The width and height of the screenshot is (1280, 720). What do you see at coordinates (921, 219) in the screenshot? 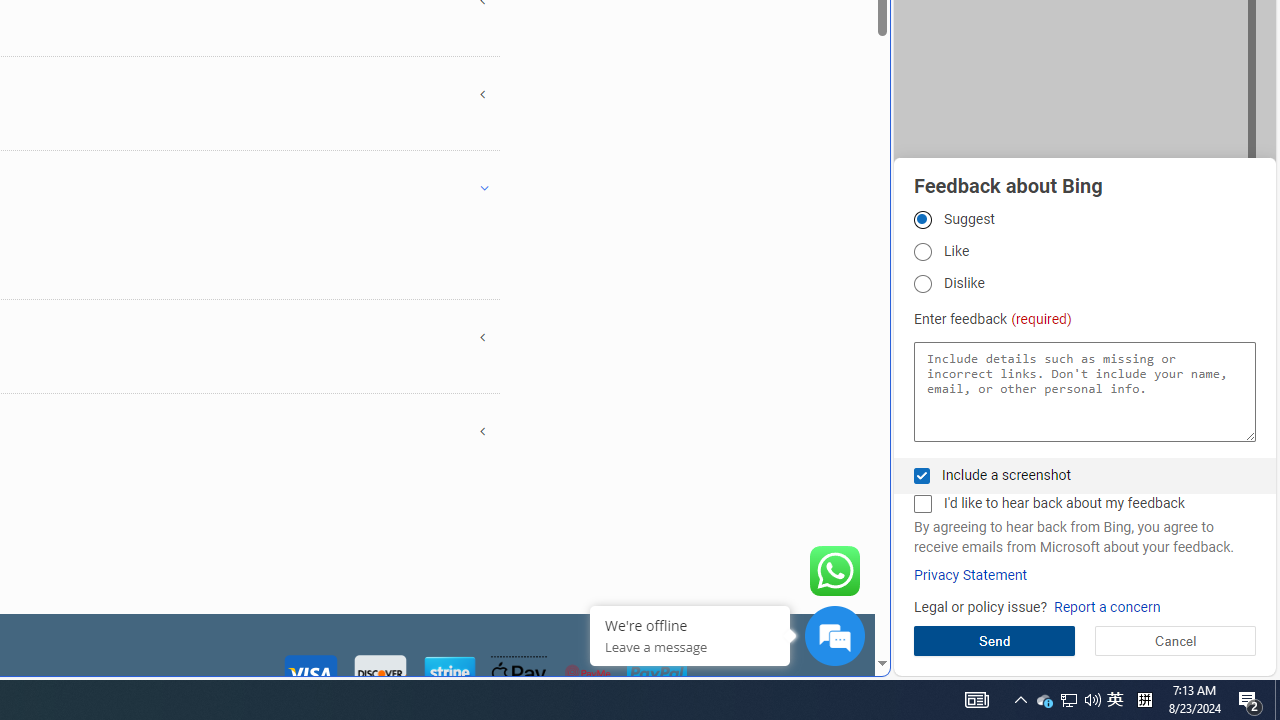
I see `'Suggest'` at bounding box center [921, 219].